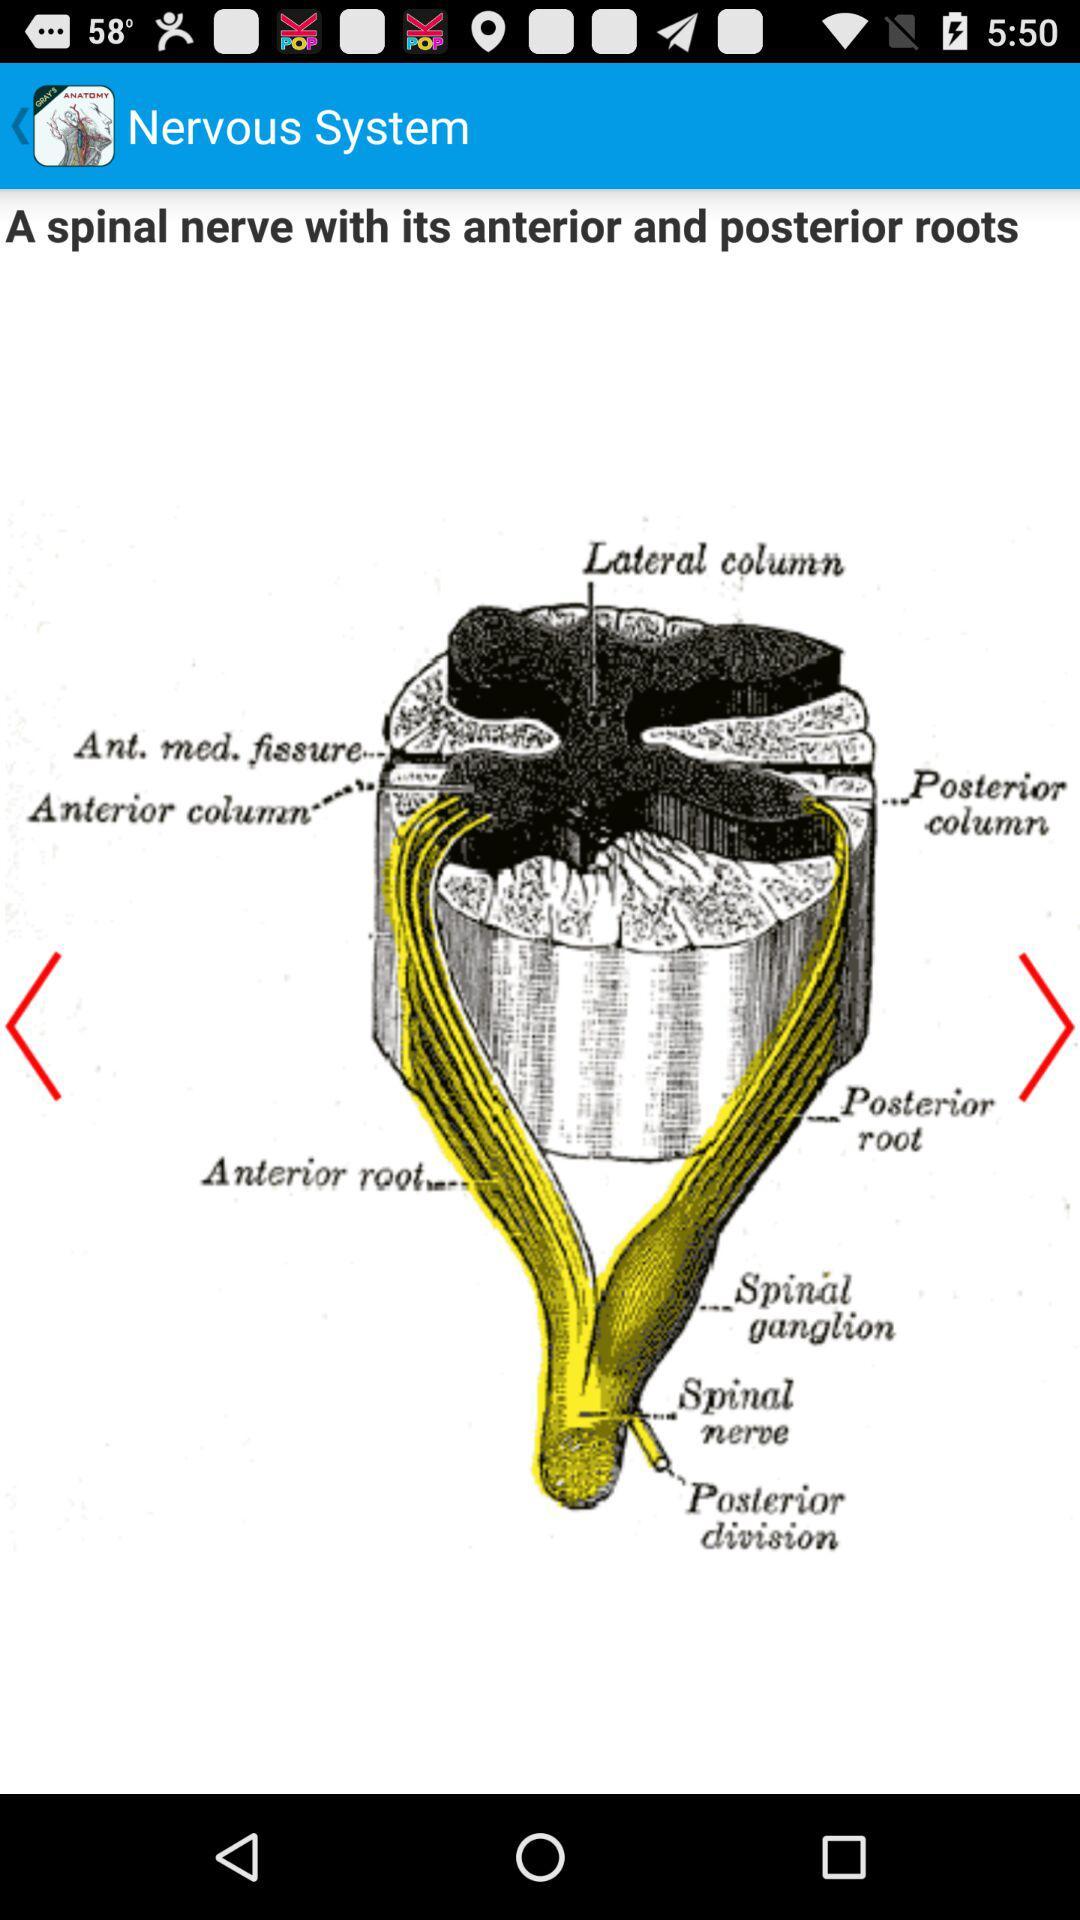 The image size is (1080, 1920). What do you see at coordinates (1045, 1026) in the screenshot?
I see `go forward` at bounding box center [1045, 1026].